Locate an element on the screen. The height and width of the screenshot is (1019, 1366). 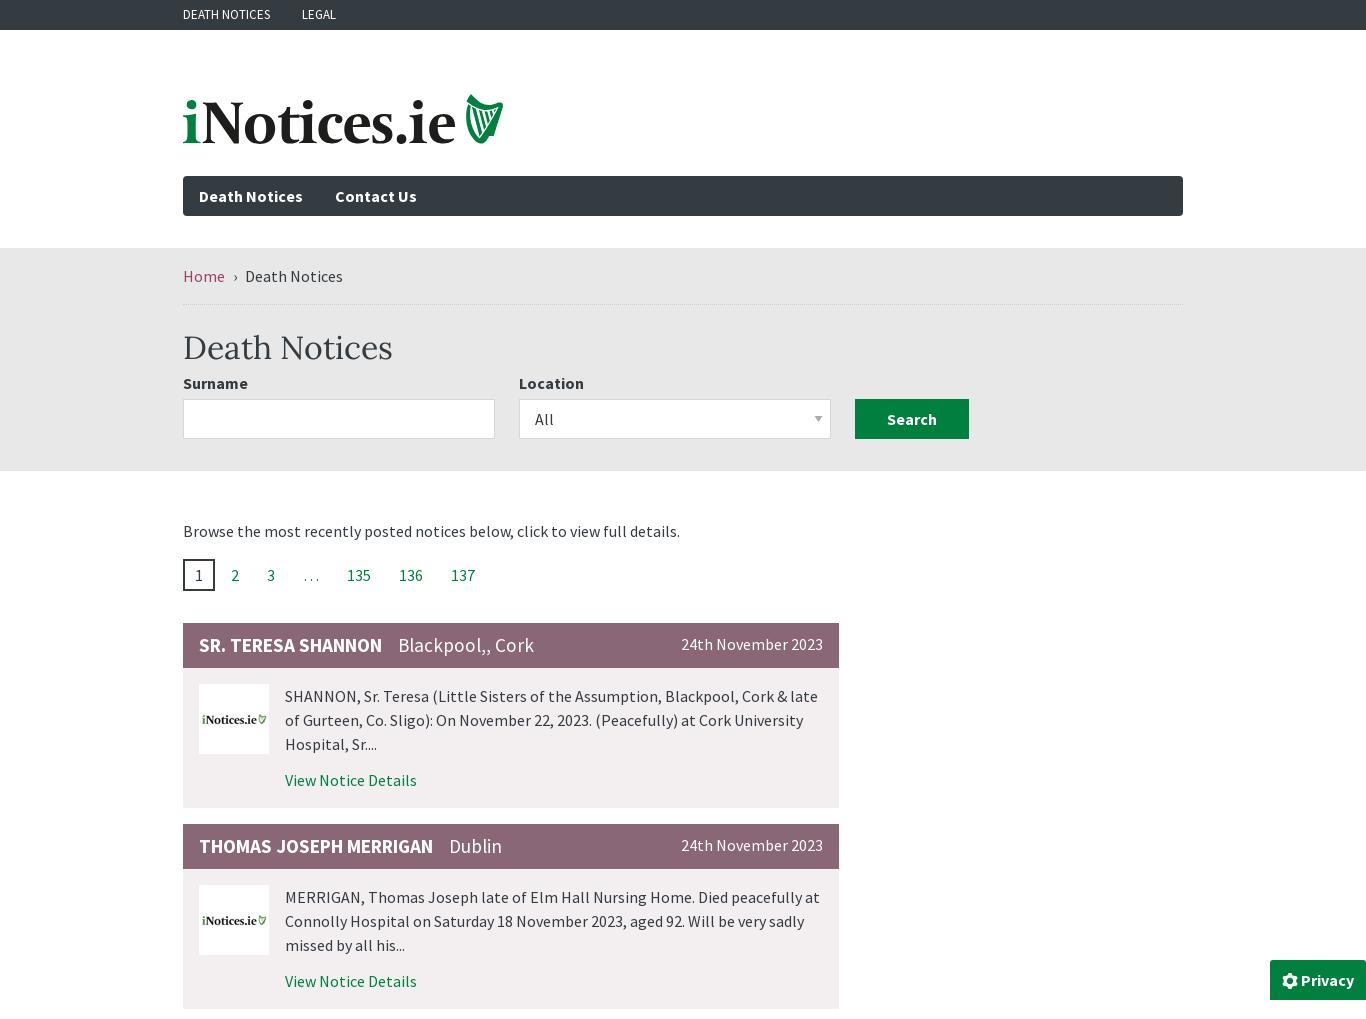
'3' is located at coordinates (271, 574).